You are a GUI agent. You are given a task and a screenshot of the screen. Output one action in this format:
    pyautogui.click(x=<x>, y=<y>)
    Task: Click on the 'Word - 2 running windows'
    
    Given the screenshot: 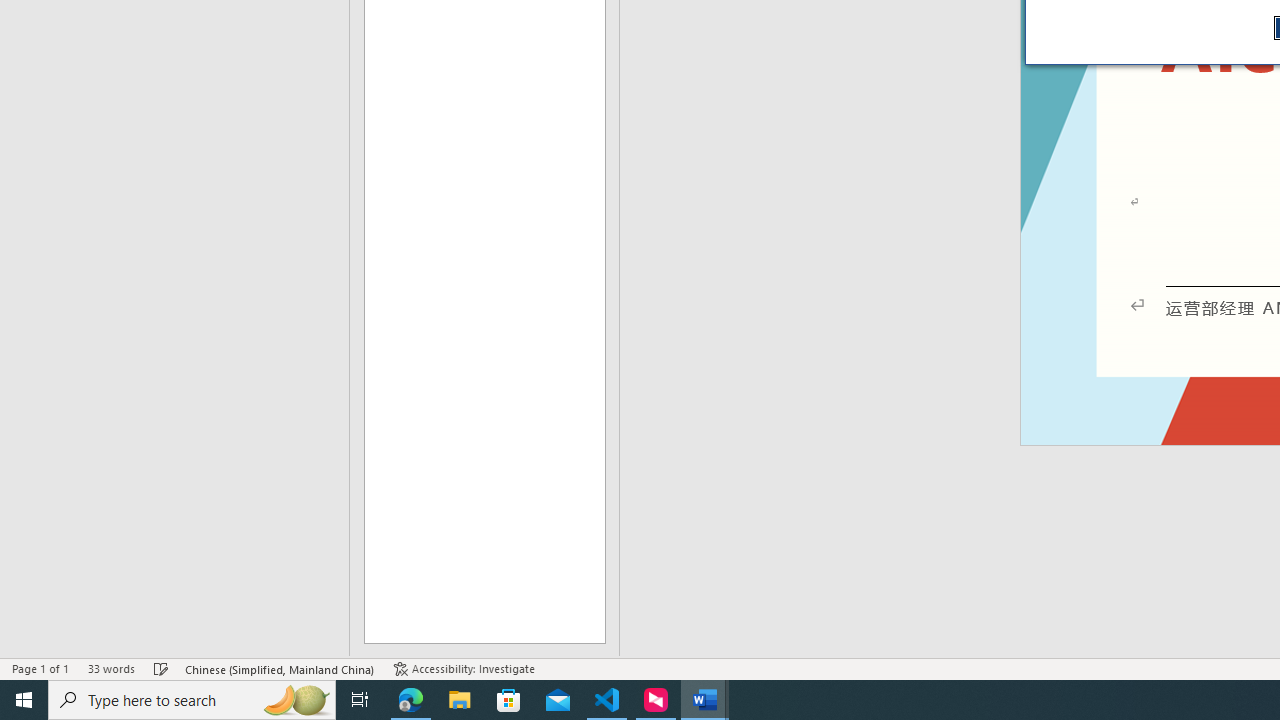 What is the action you would take?
    pyautogui.click(x=705, y=698)
    